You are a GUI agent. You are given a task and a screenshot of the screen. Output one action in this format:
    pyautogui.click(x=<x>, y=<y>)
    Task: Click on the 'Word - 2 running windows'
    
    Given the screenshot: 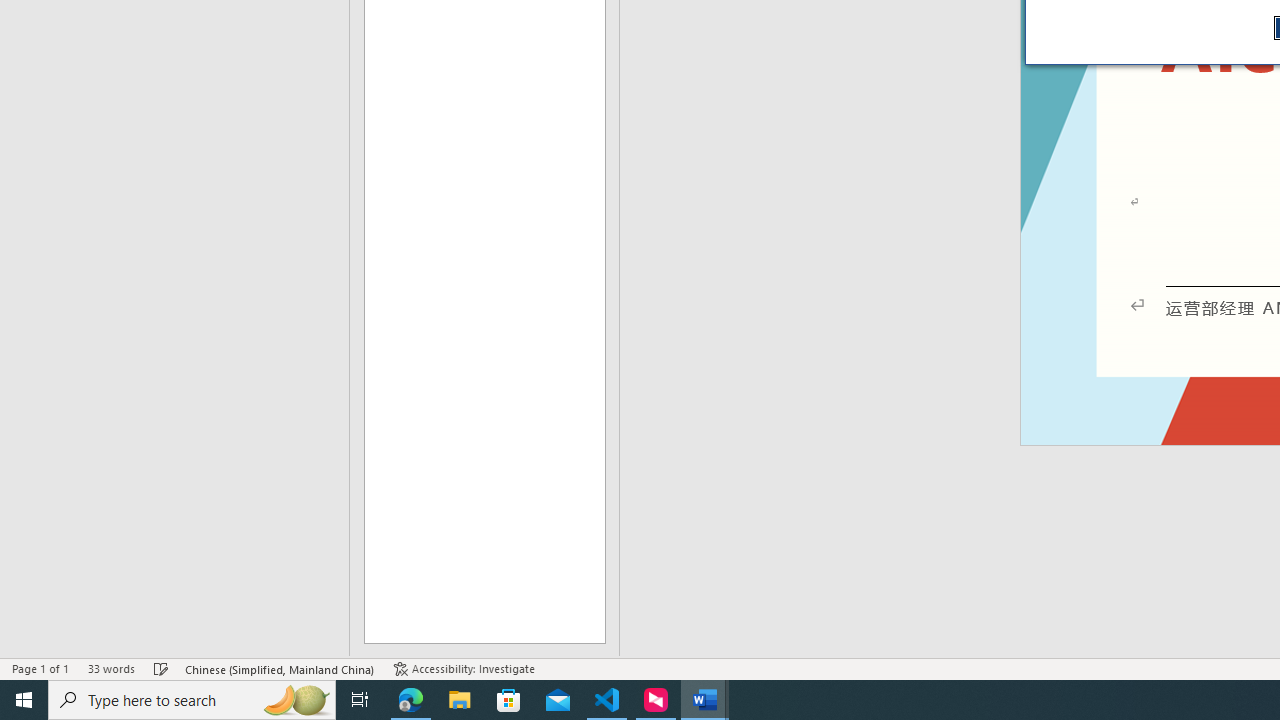 What is the action you would take?
    pyautogui.click(x=705, y=698)
    